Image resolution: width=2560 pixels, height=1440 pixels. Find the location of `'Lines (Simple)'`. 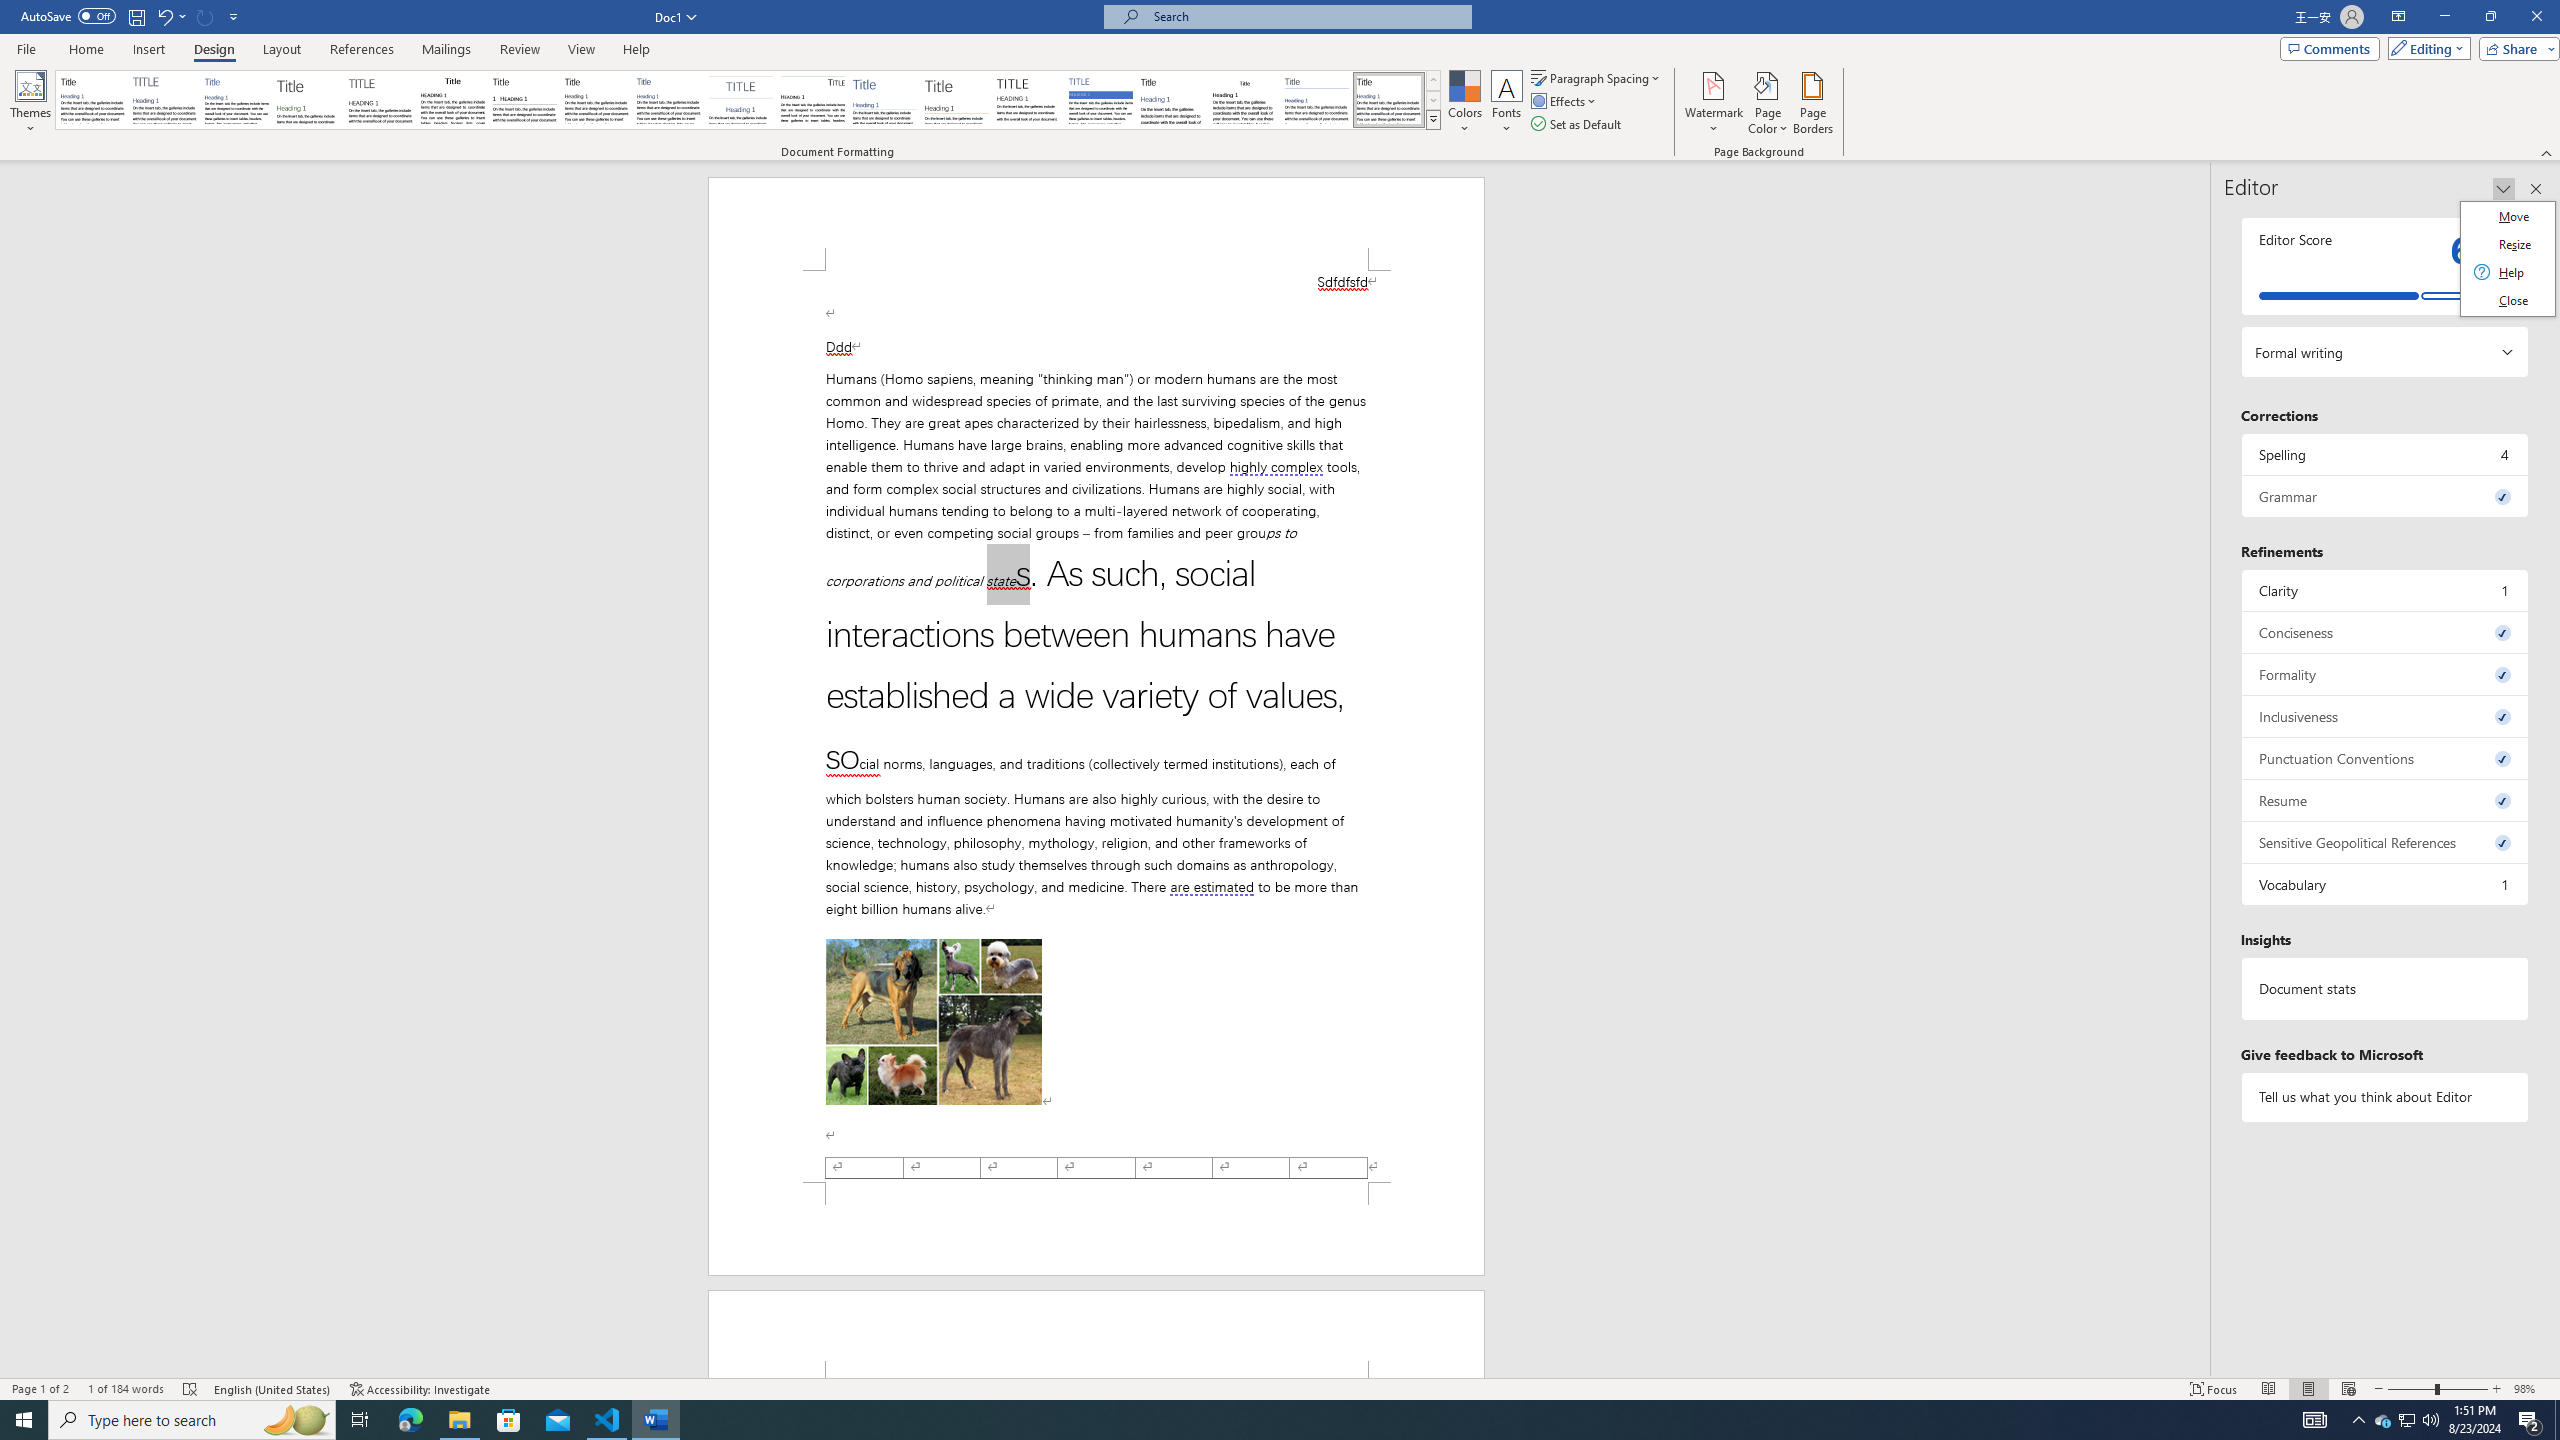

'Lines (Simple)' is located at coordinates (884, 99).